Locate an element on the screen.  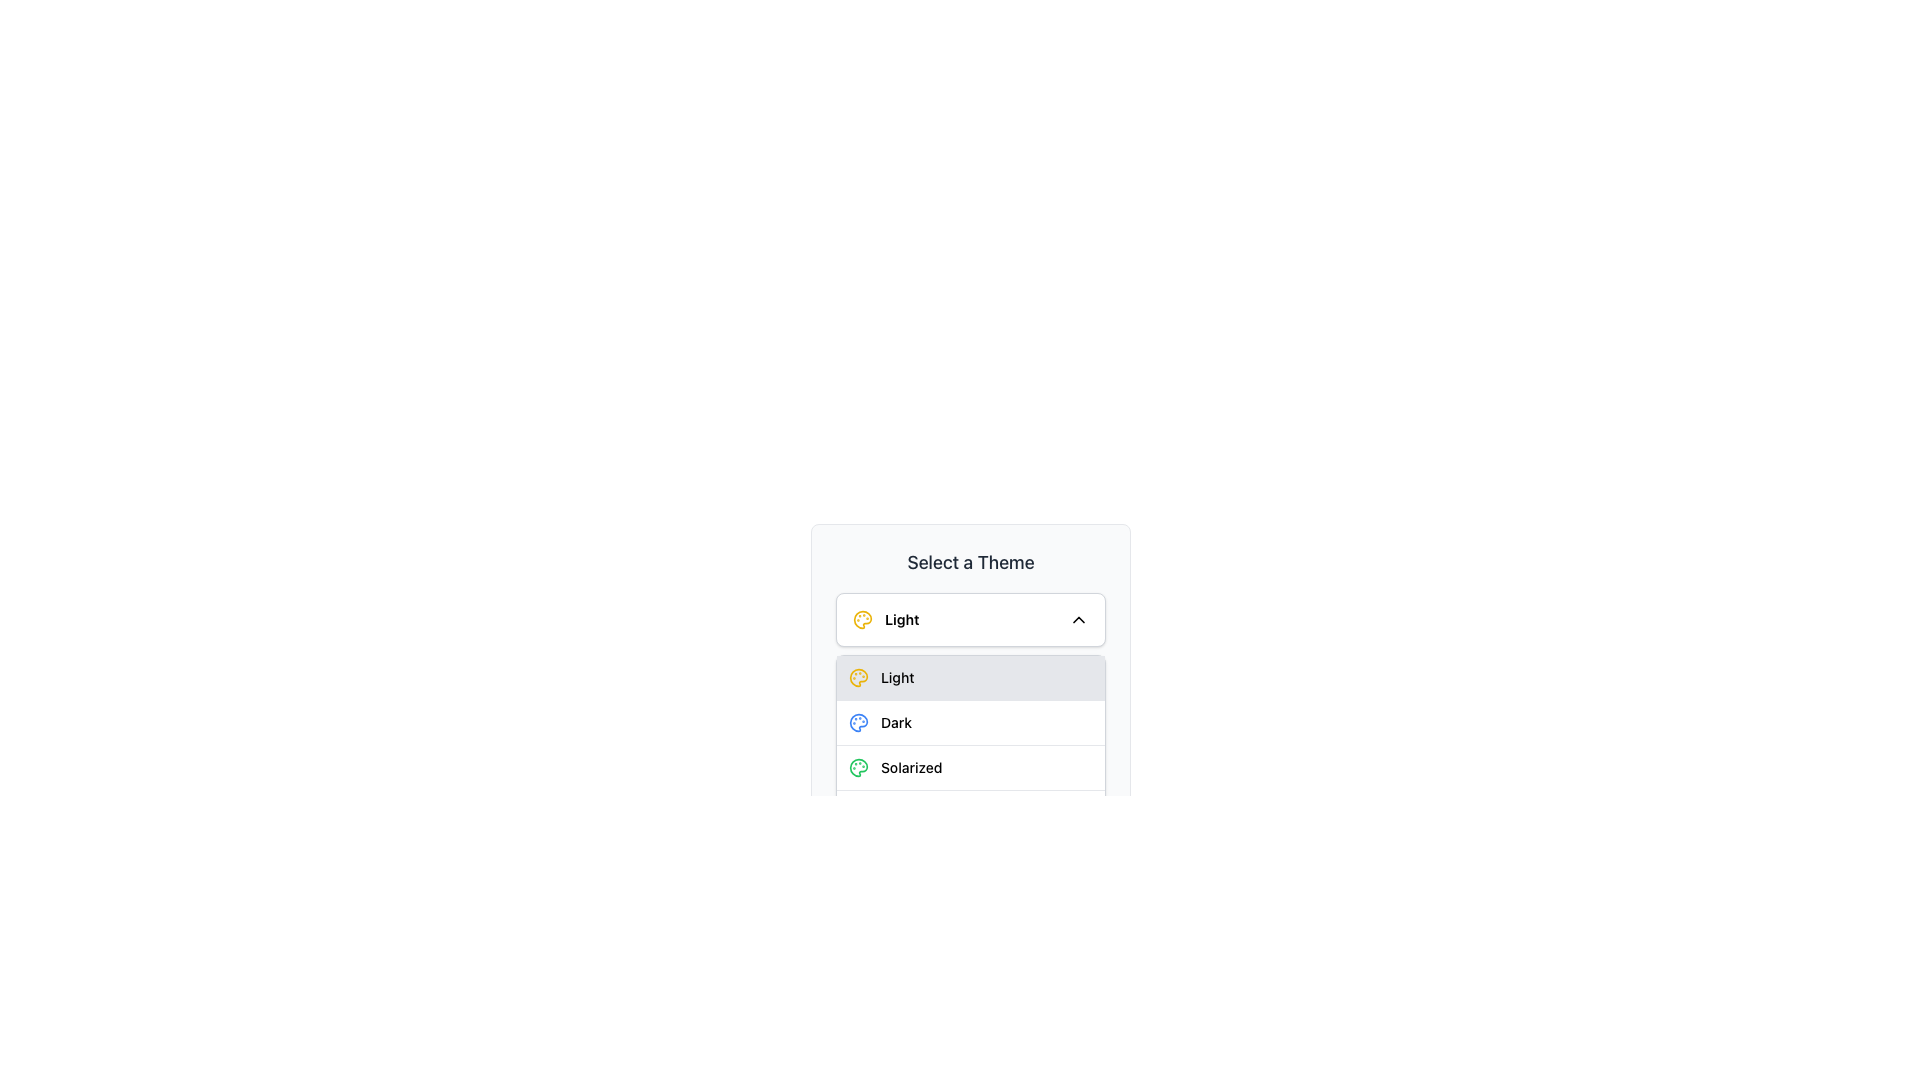
the 'Solarized' theme option in the dropdown menu is located at coordinates (910, 766).